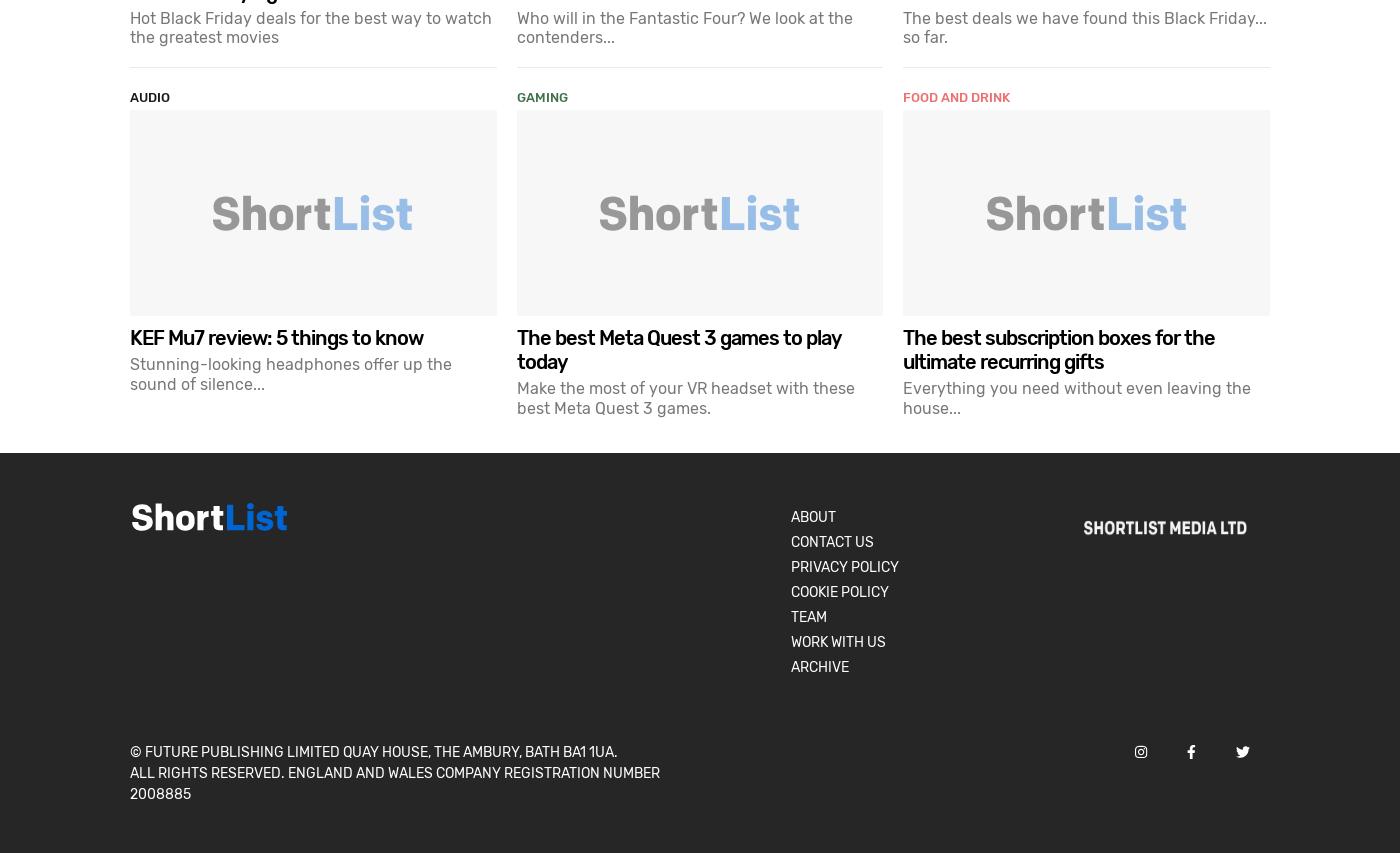 This screenshot has height=853, width=1400. Describe the element at coordinates (845, 566) in the screenshot. I see `'Privacy Policy'` at that location.